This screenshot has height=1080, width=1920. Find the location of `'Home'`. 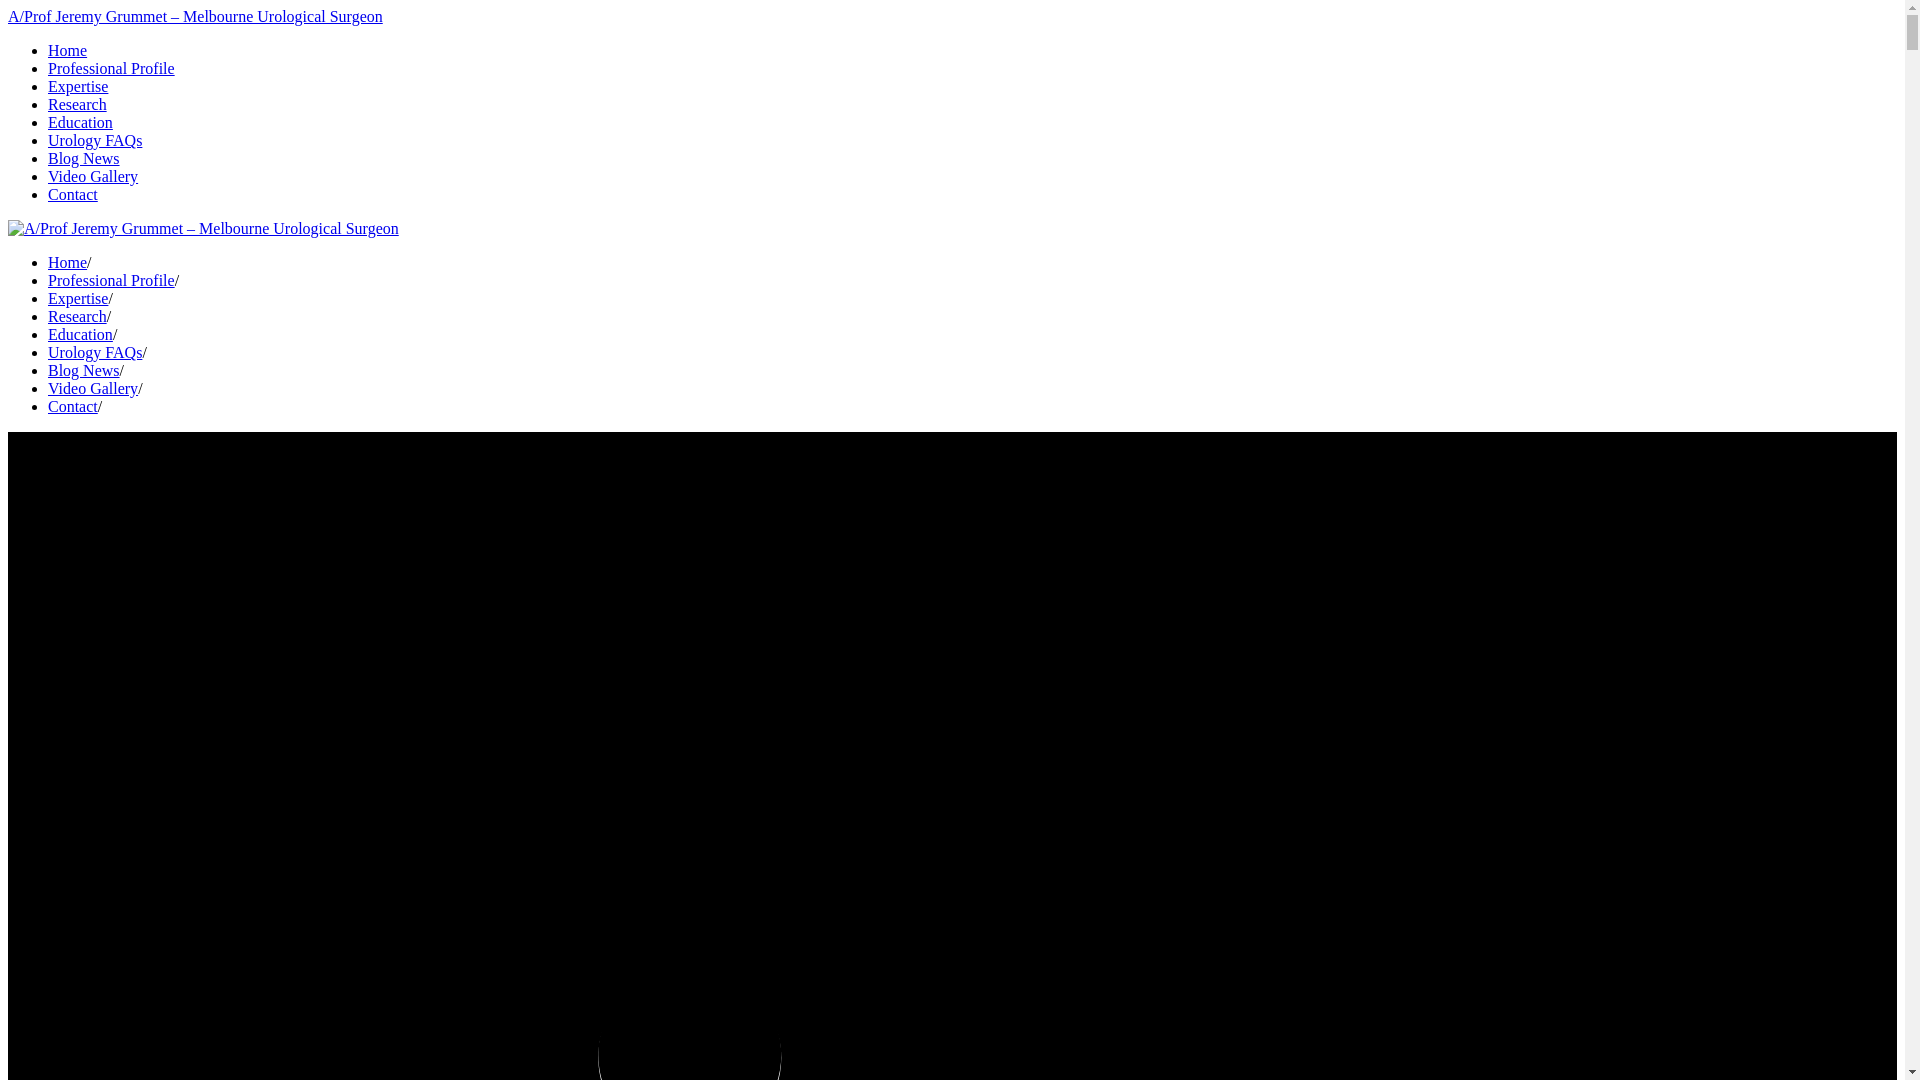

'Home' is located at coordinates (67, 261).